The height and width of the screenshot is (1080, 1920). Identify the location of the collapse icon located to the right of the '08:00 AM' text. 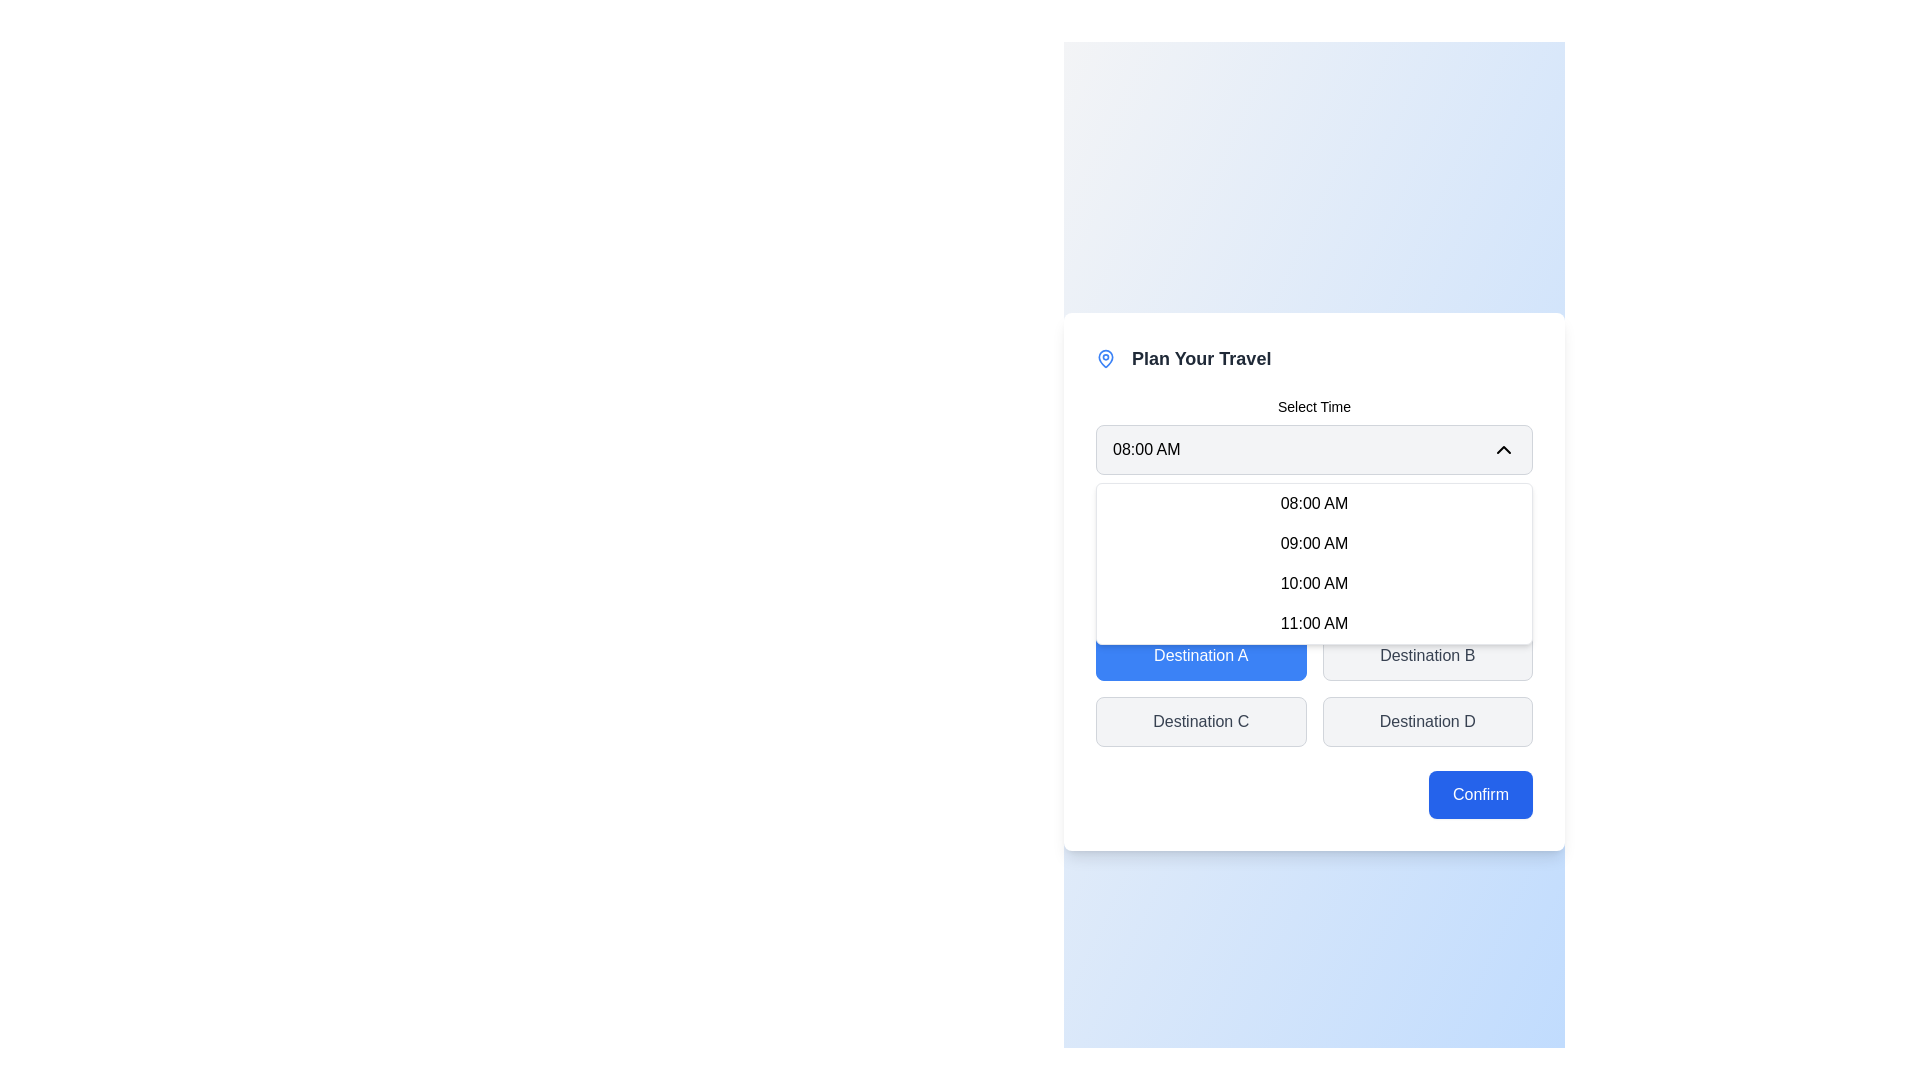
(1503, 450).